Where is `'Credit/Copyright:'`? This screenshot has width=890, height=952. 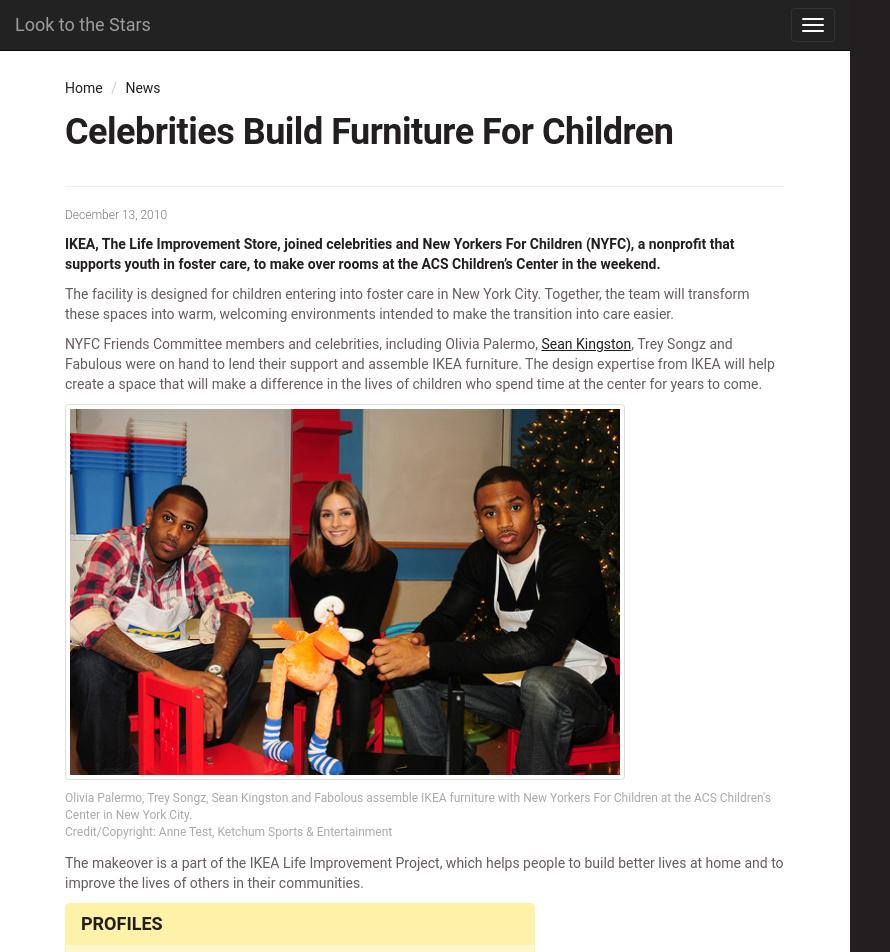 'Credit/Copyright:' is located at coordinates (110, 831).